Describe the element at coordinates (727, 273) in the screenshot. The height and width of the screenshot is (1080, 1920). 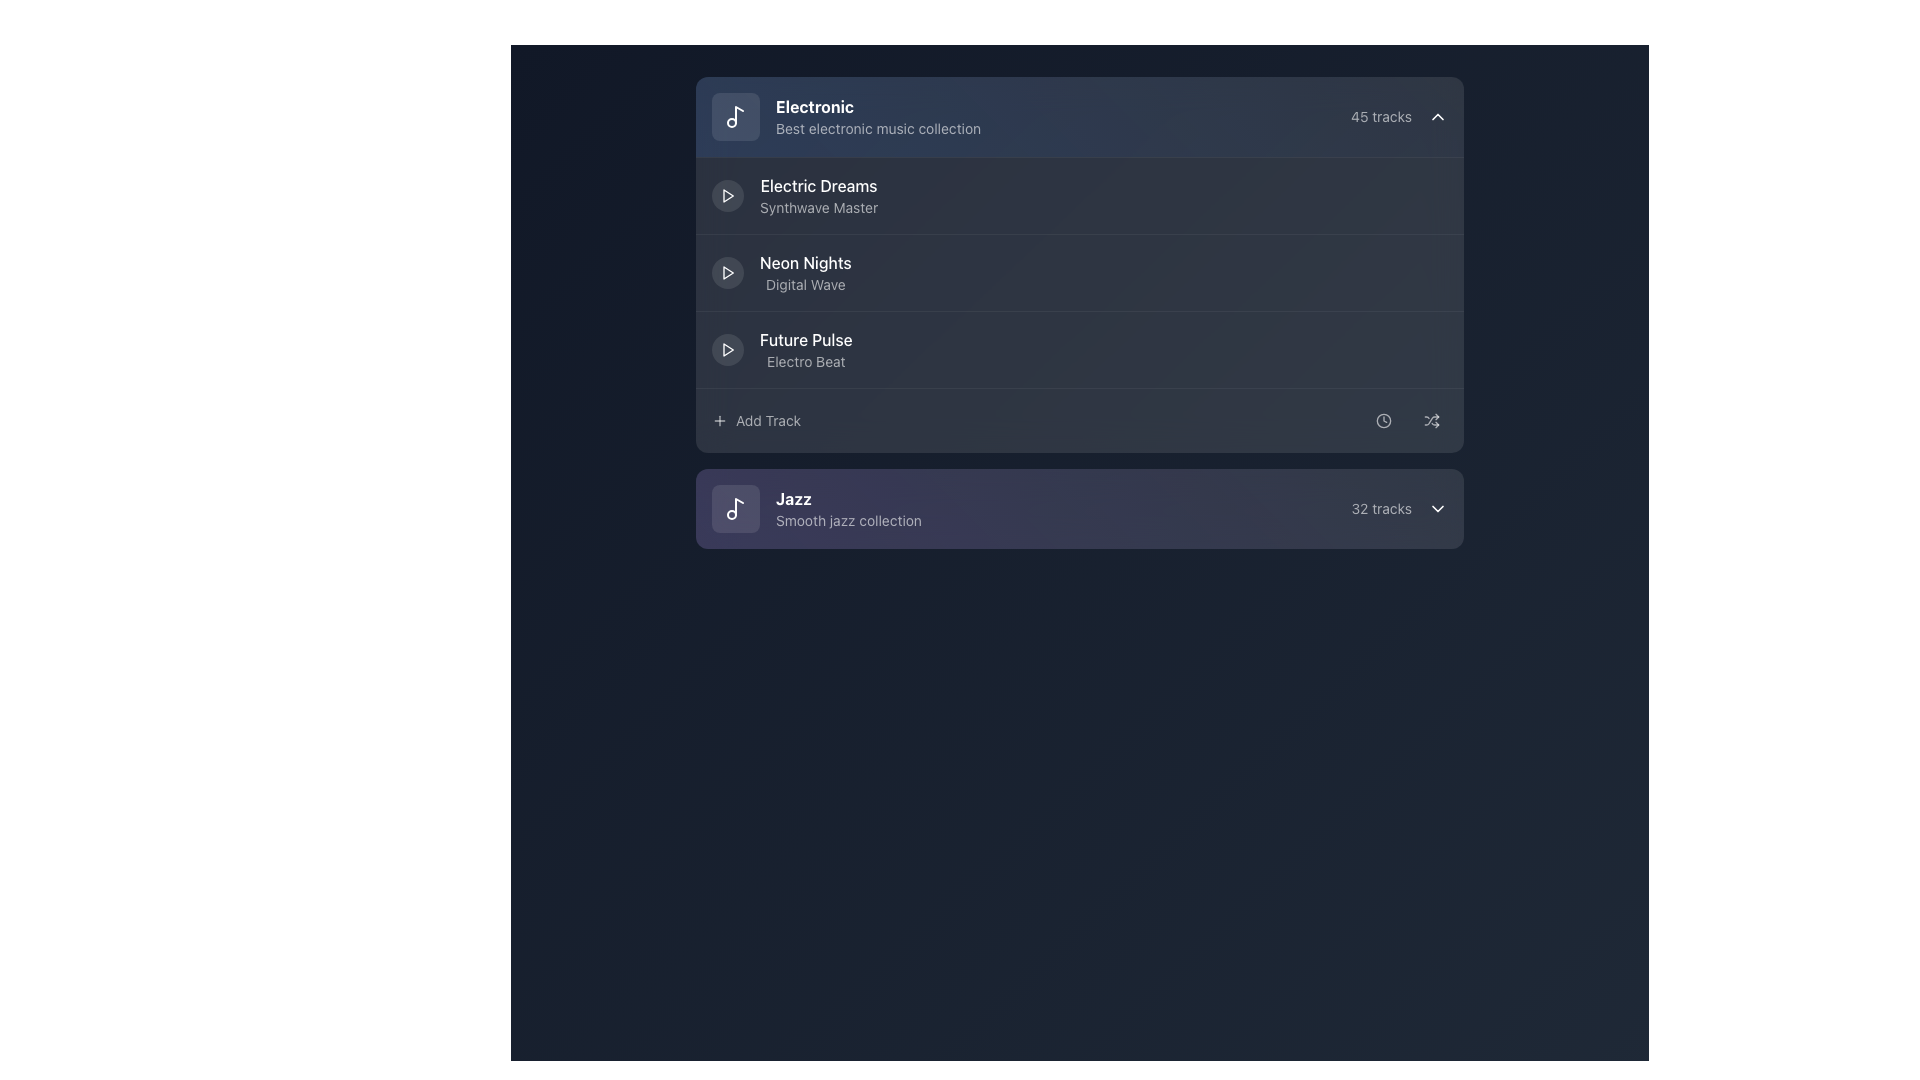
I see `the play button for the 'Neon Nights' track located` at that location.